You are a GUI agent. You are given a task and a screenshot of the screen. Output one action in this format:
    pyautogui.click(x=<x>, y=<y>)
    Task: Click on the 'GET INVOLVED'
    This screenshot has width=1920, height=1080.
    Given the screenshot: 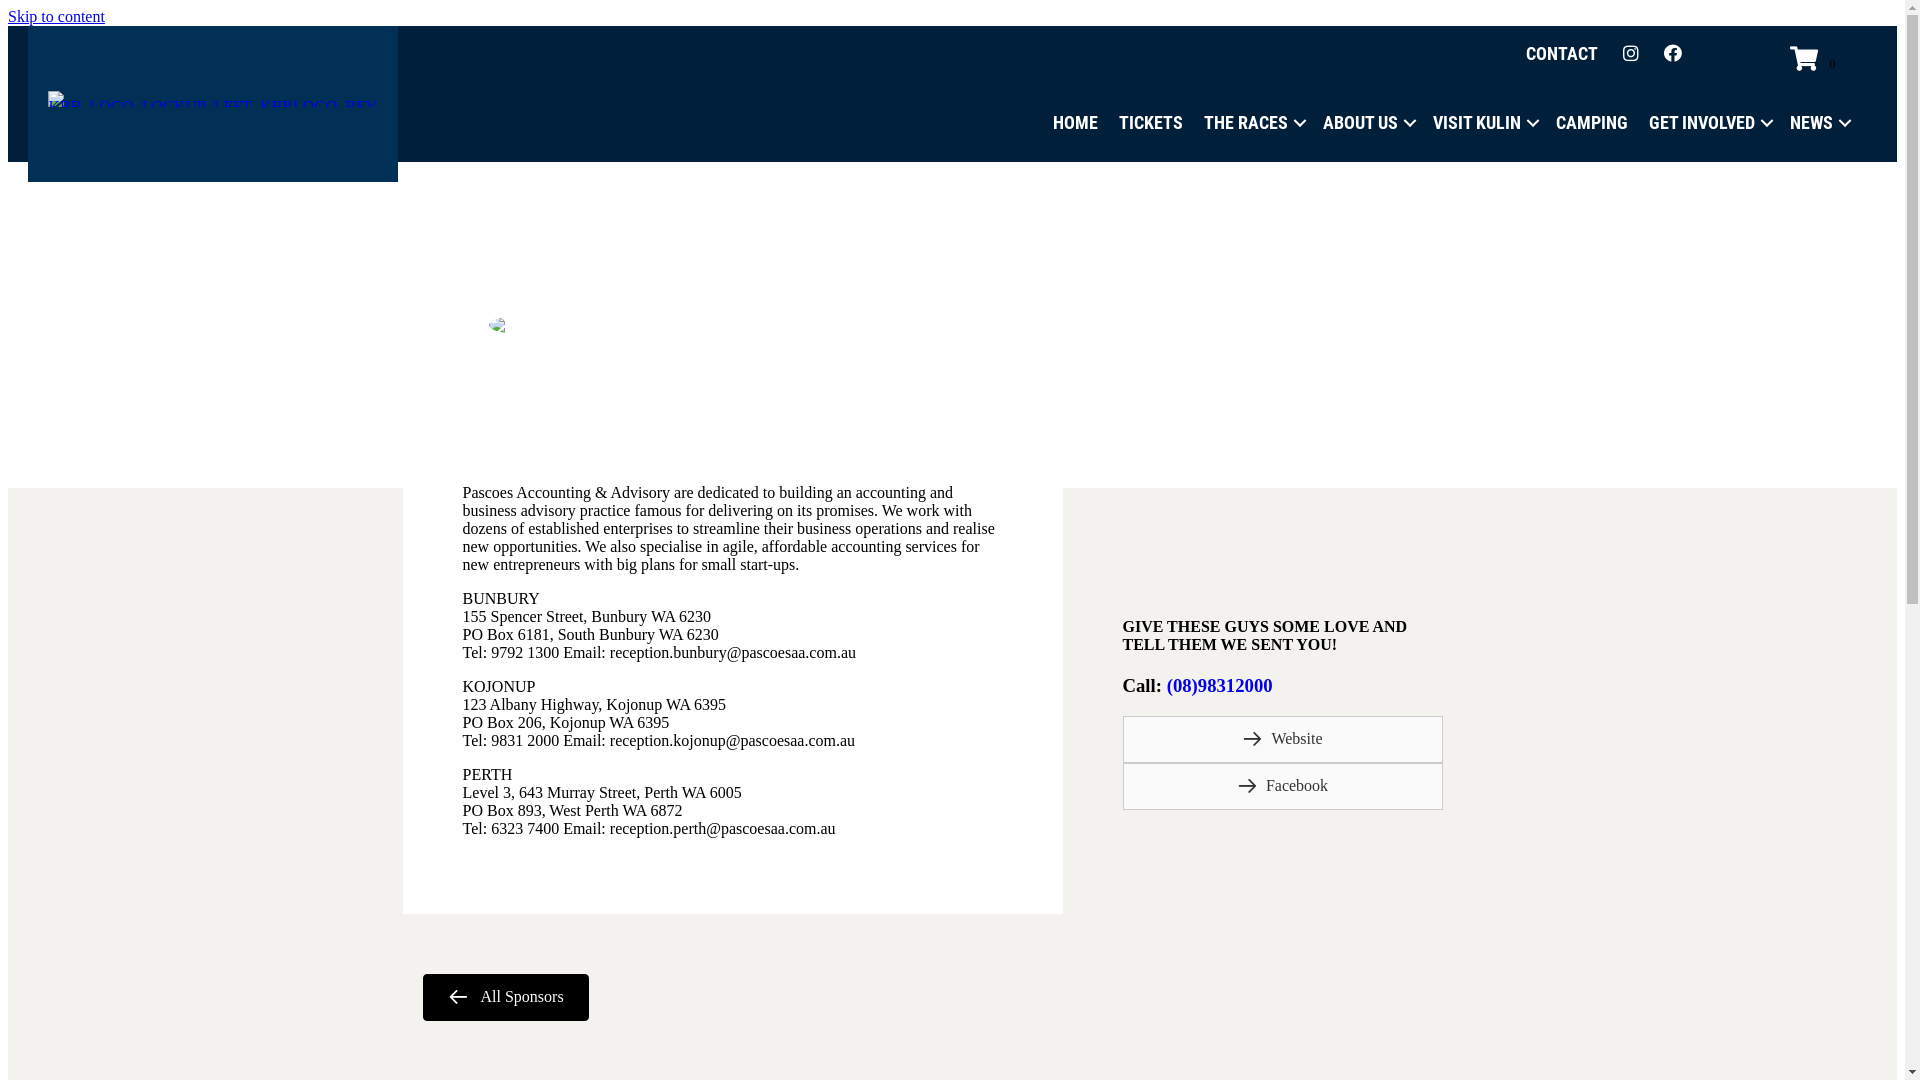 What is the action you would take?
    pyautogui.click(x=1707, y=123)
    